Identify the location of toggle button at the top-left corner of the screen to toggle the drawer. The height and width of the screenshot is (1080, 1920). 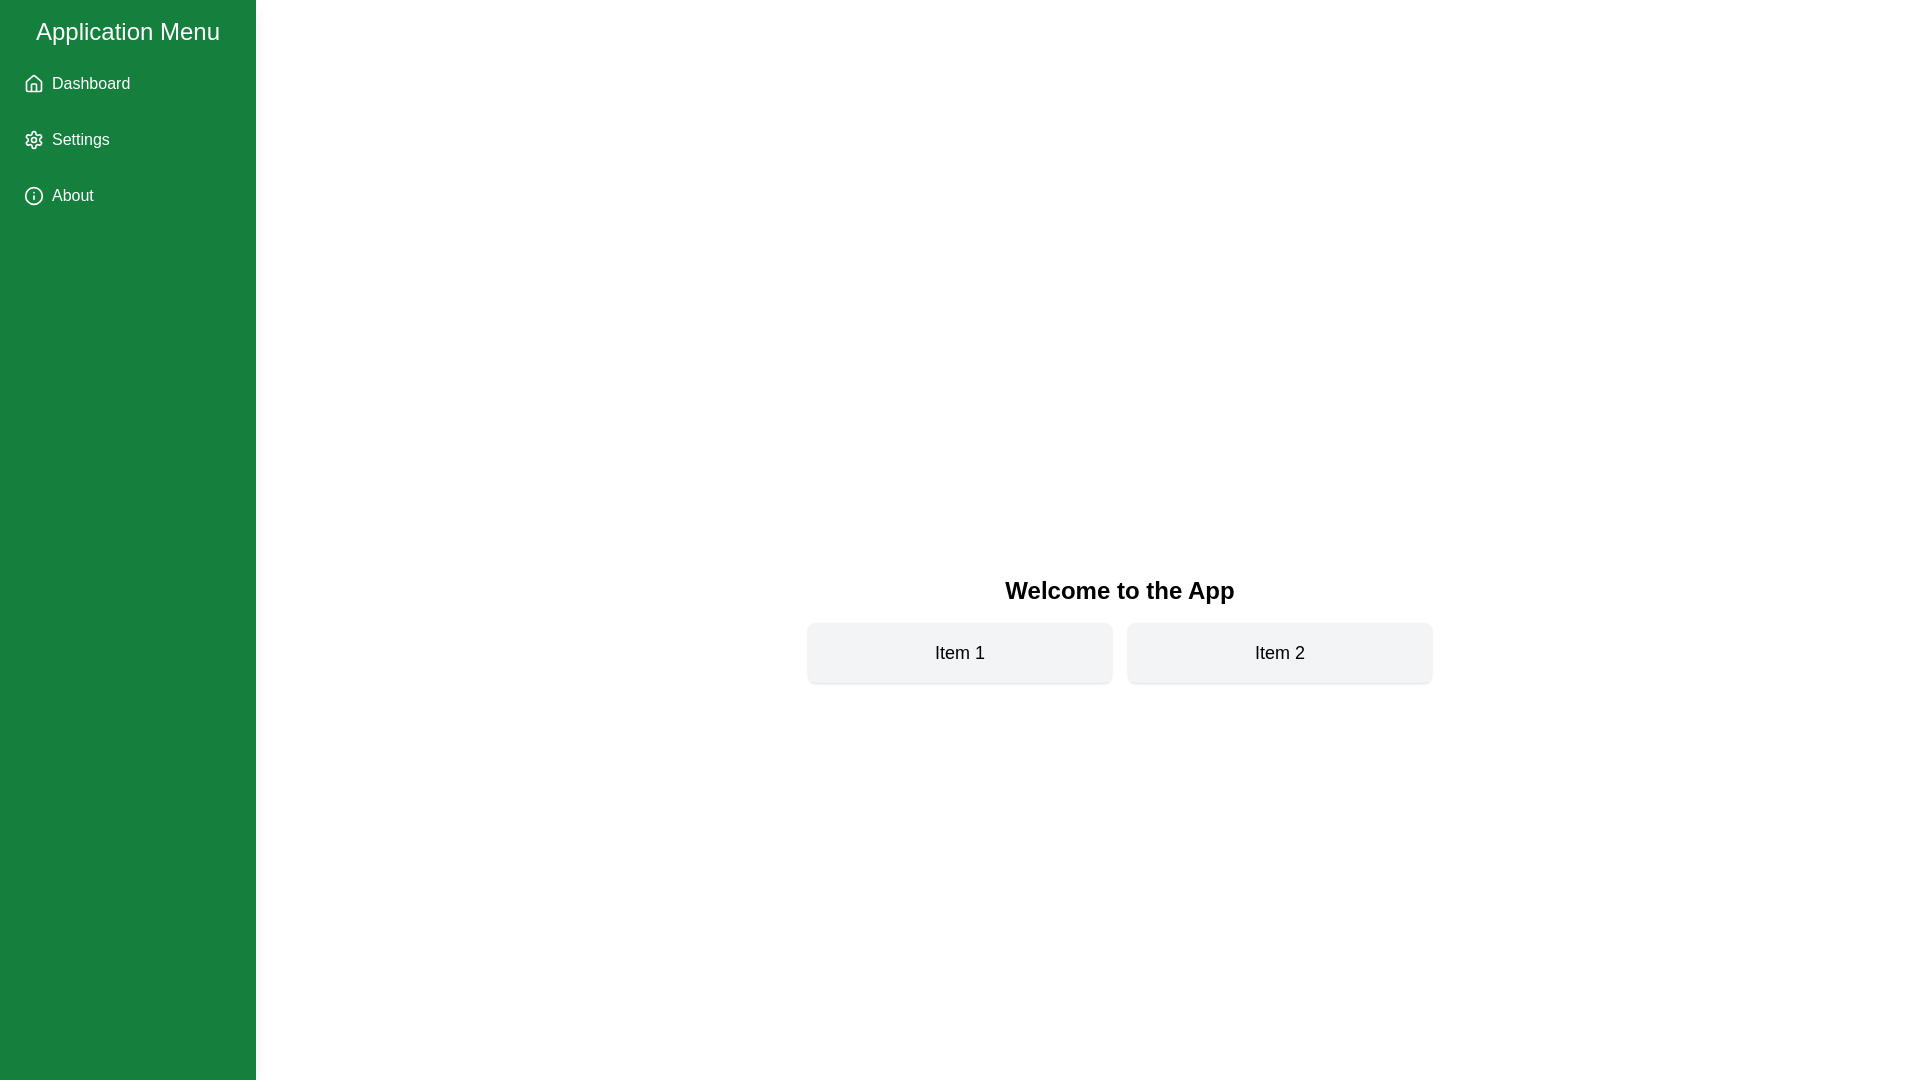
(43, 43).